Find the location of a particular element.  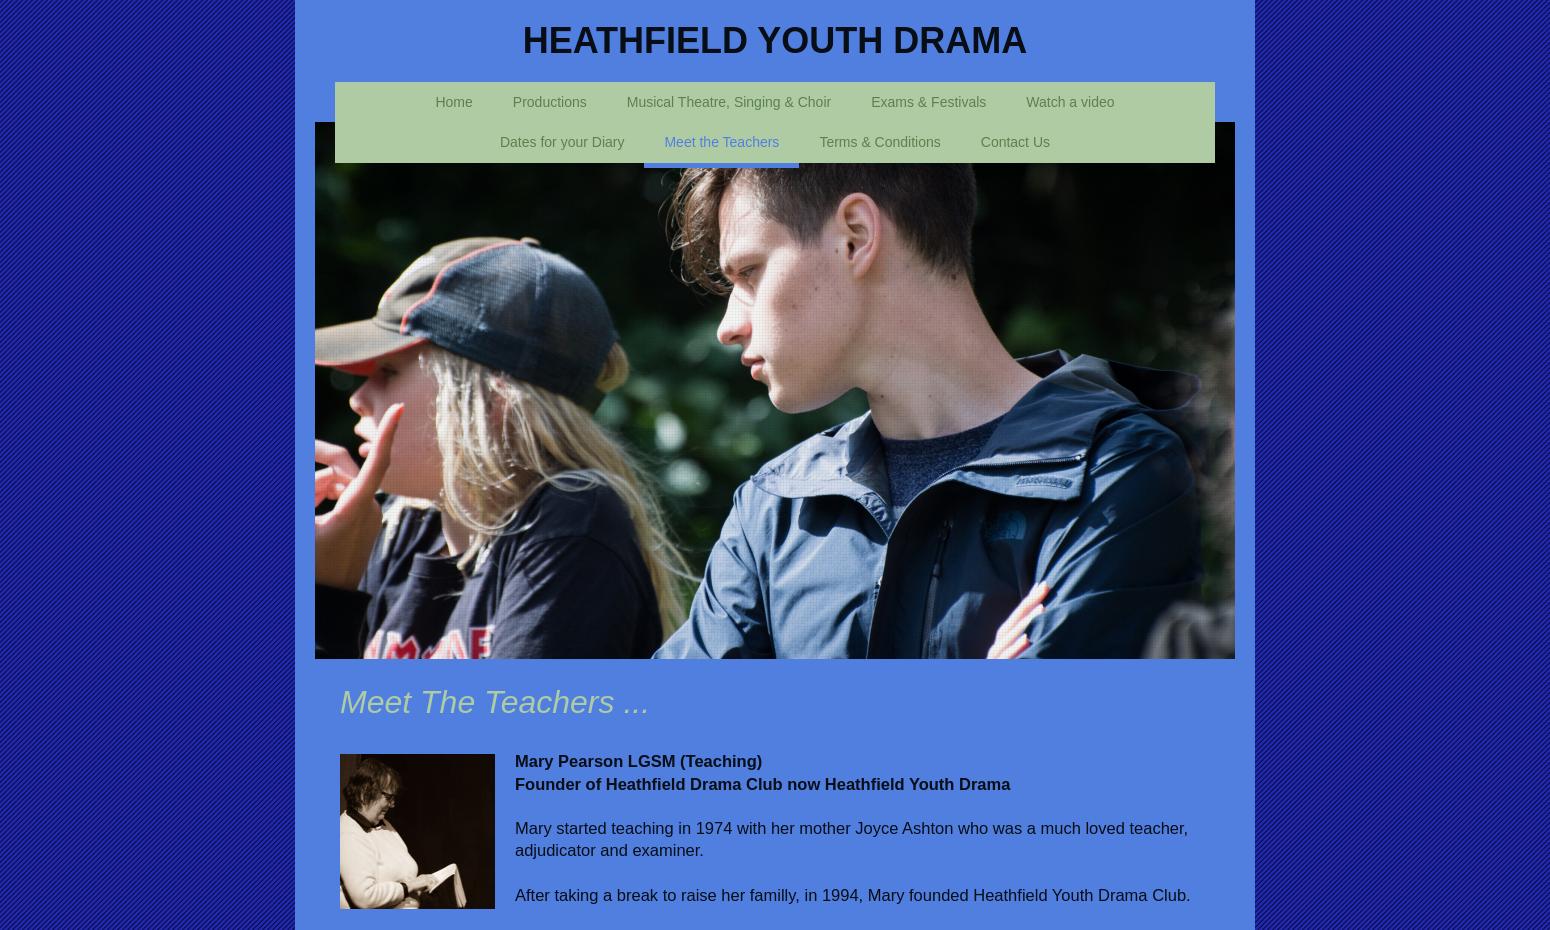

'Exams & Festivals' is located at coordinates (928, 100).